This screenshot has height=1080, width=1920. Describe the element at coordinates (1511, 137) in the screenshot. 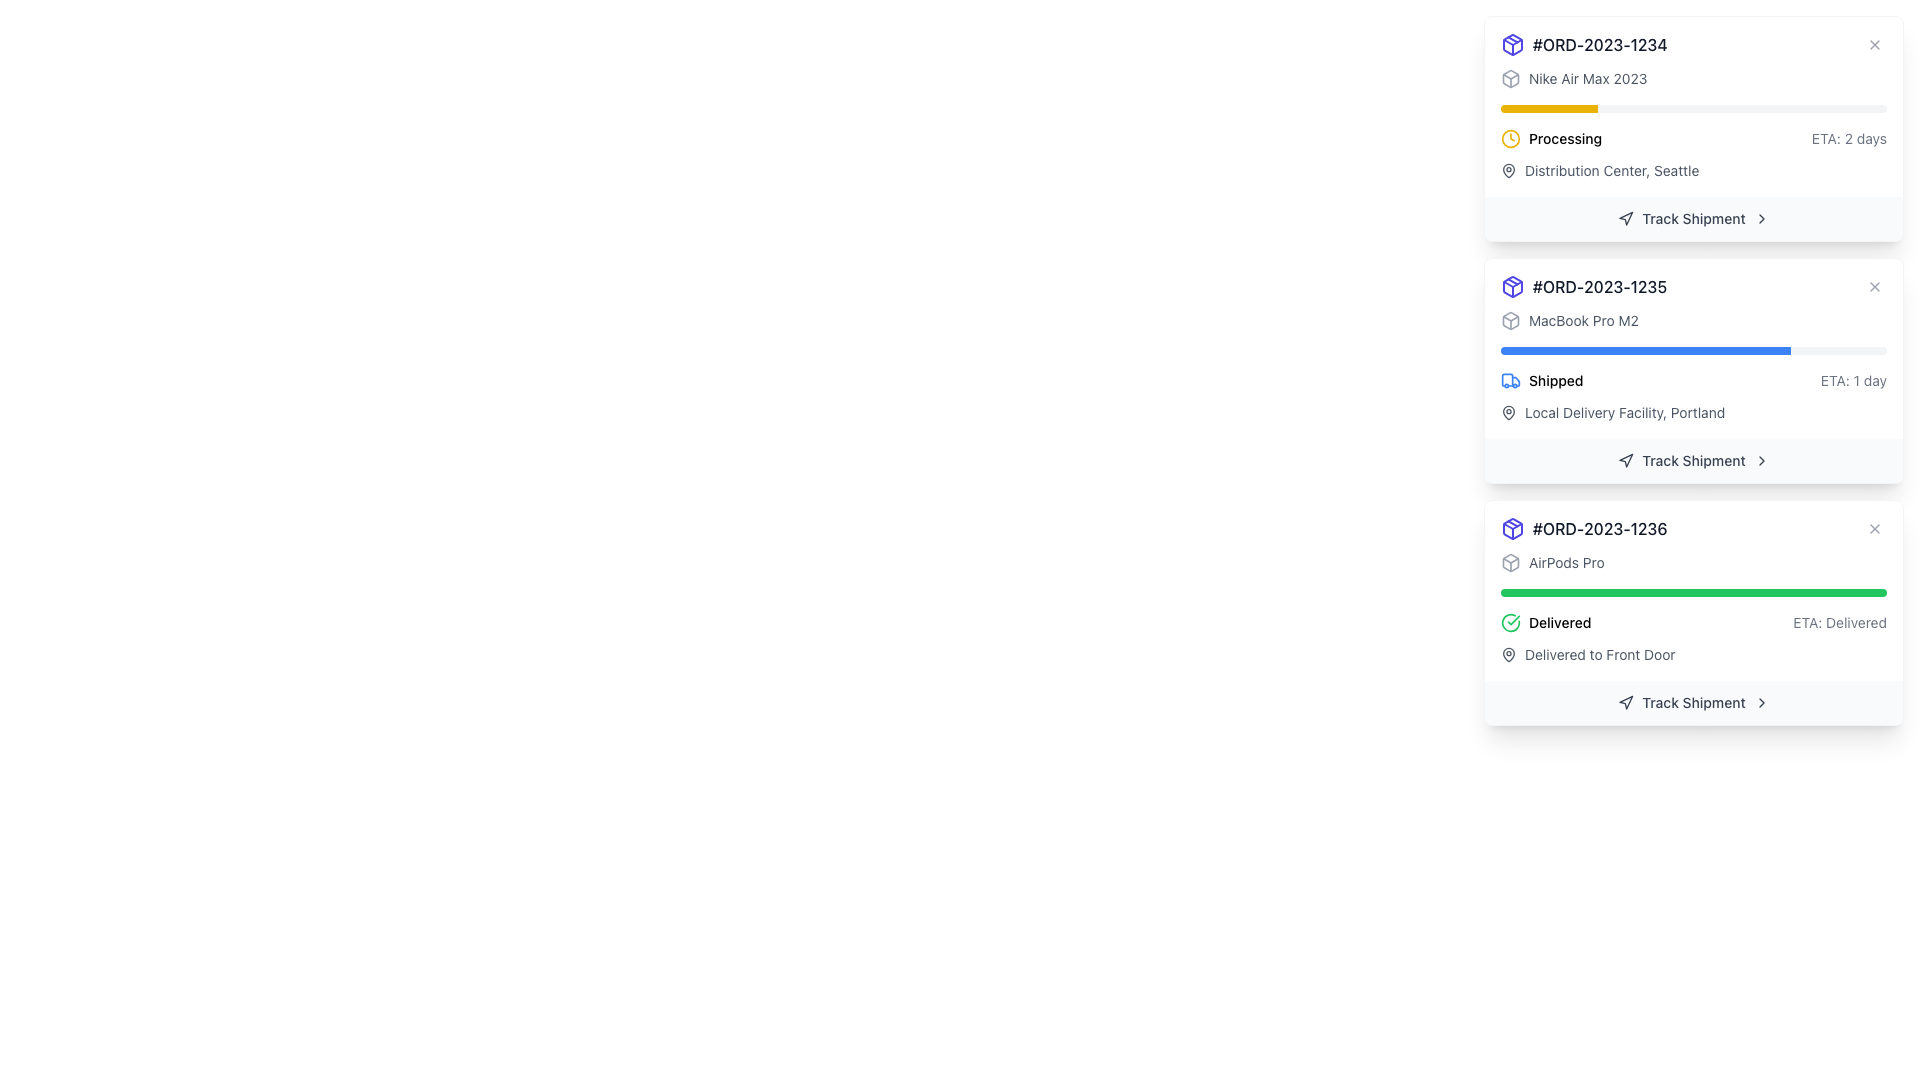

I see `the circular background element of the clock icon located in the first item's section above the 'Processing' label and next to '#ORD-2023-1234'` at that location.